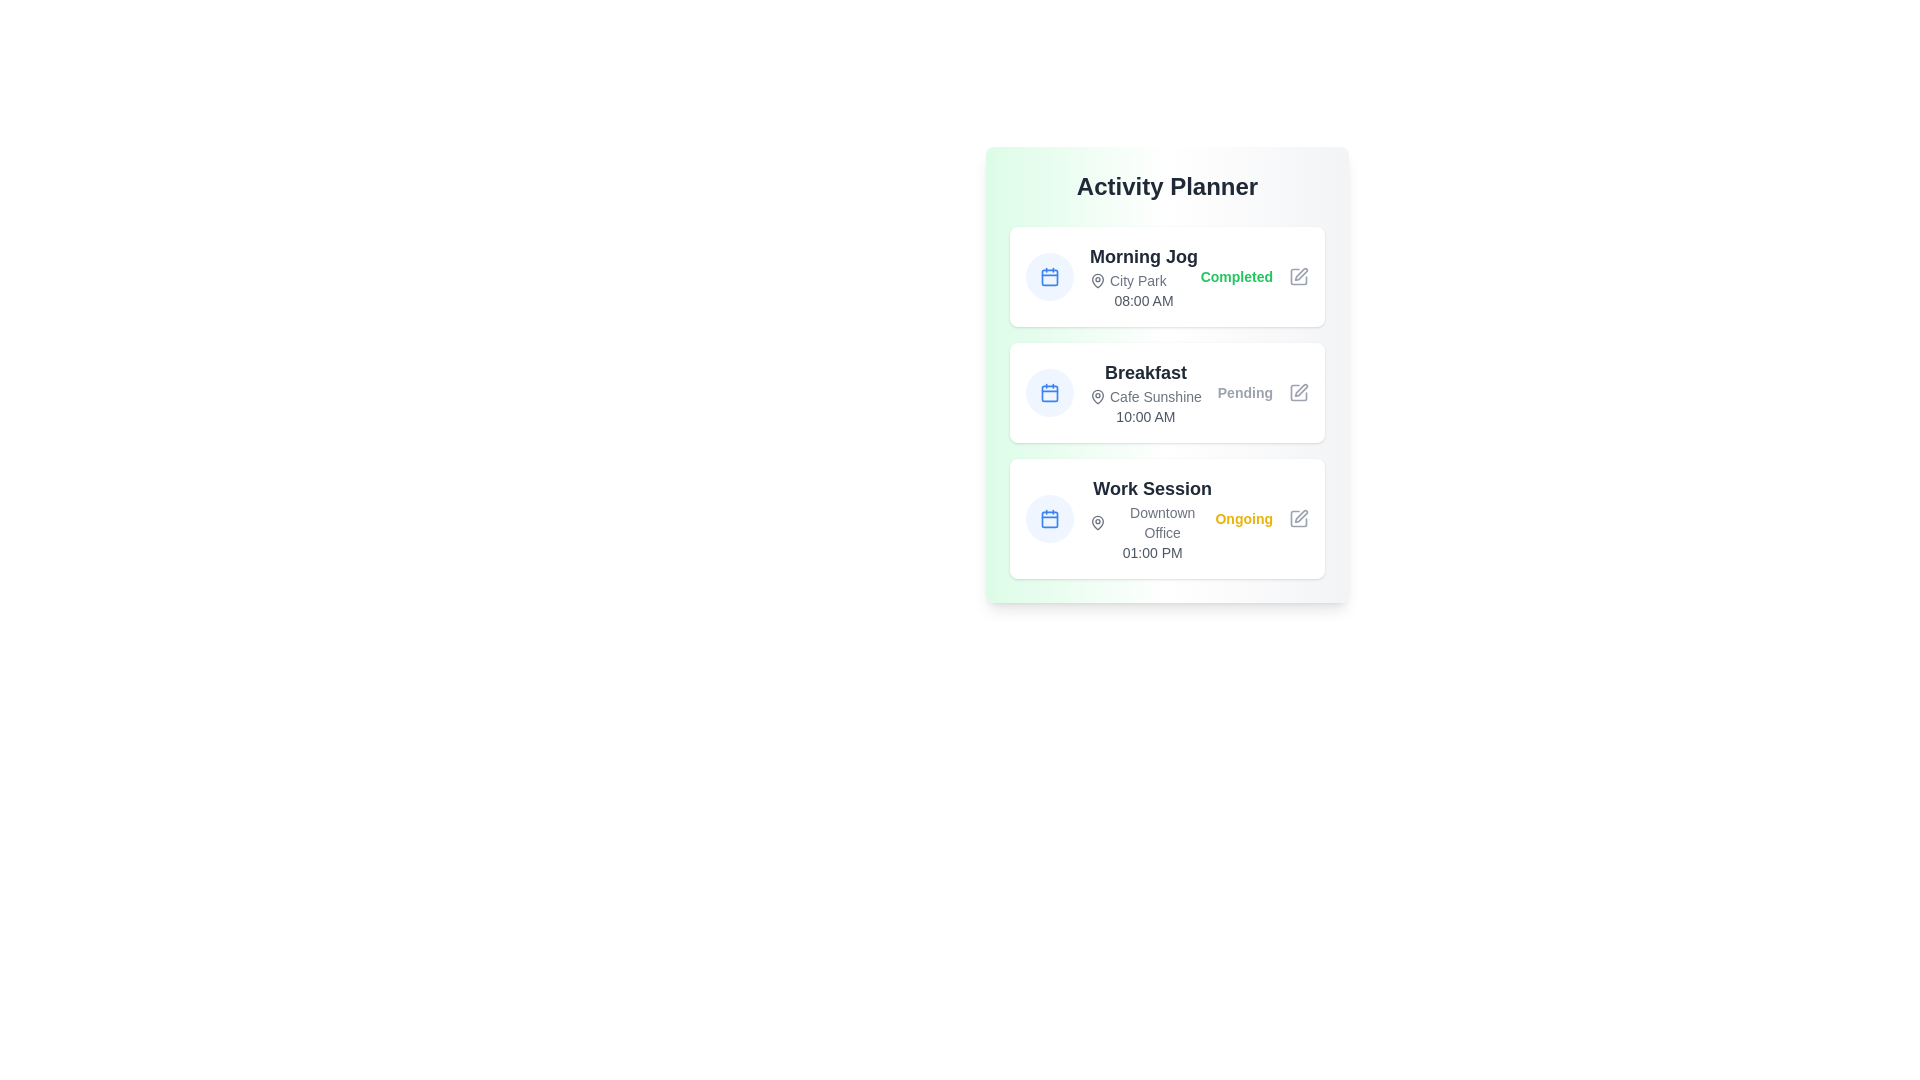  What do you see at coordinates (1299, 277) in the screenshot?
I see `the edit button icon for the 'Morning Jog' task, which is located at the rightmost end of the task row in the 'Activity Planner'` at bounding box center [1299, 277].